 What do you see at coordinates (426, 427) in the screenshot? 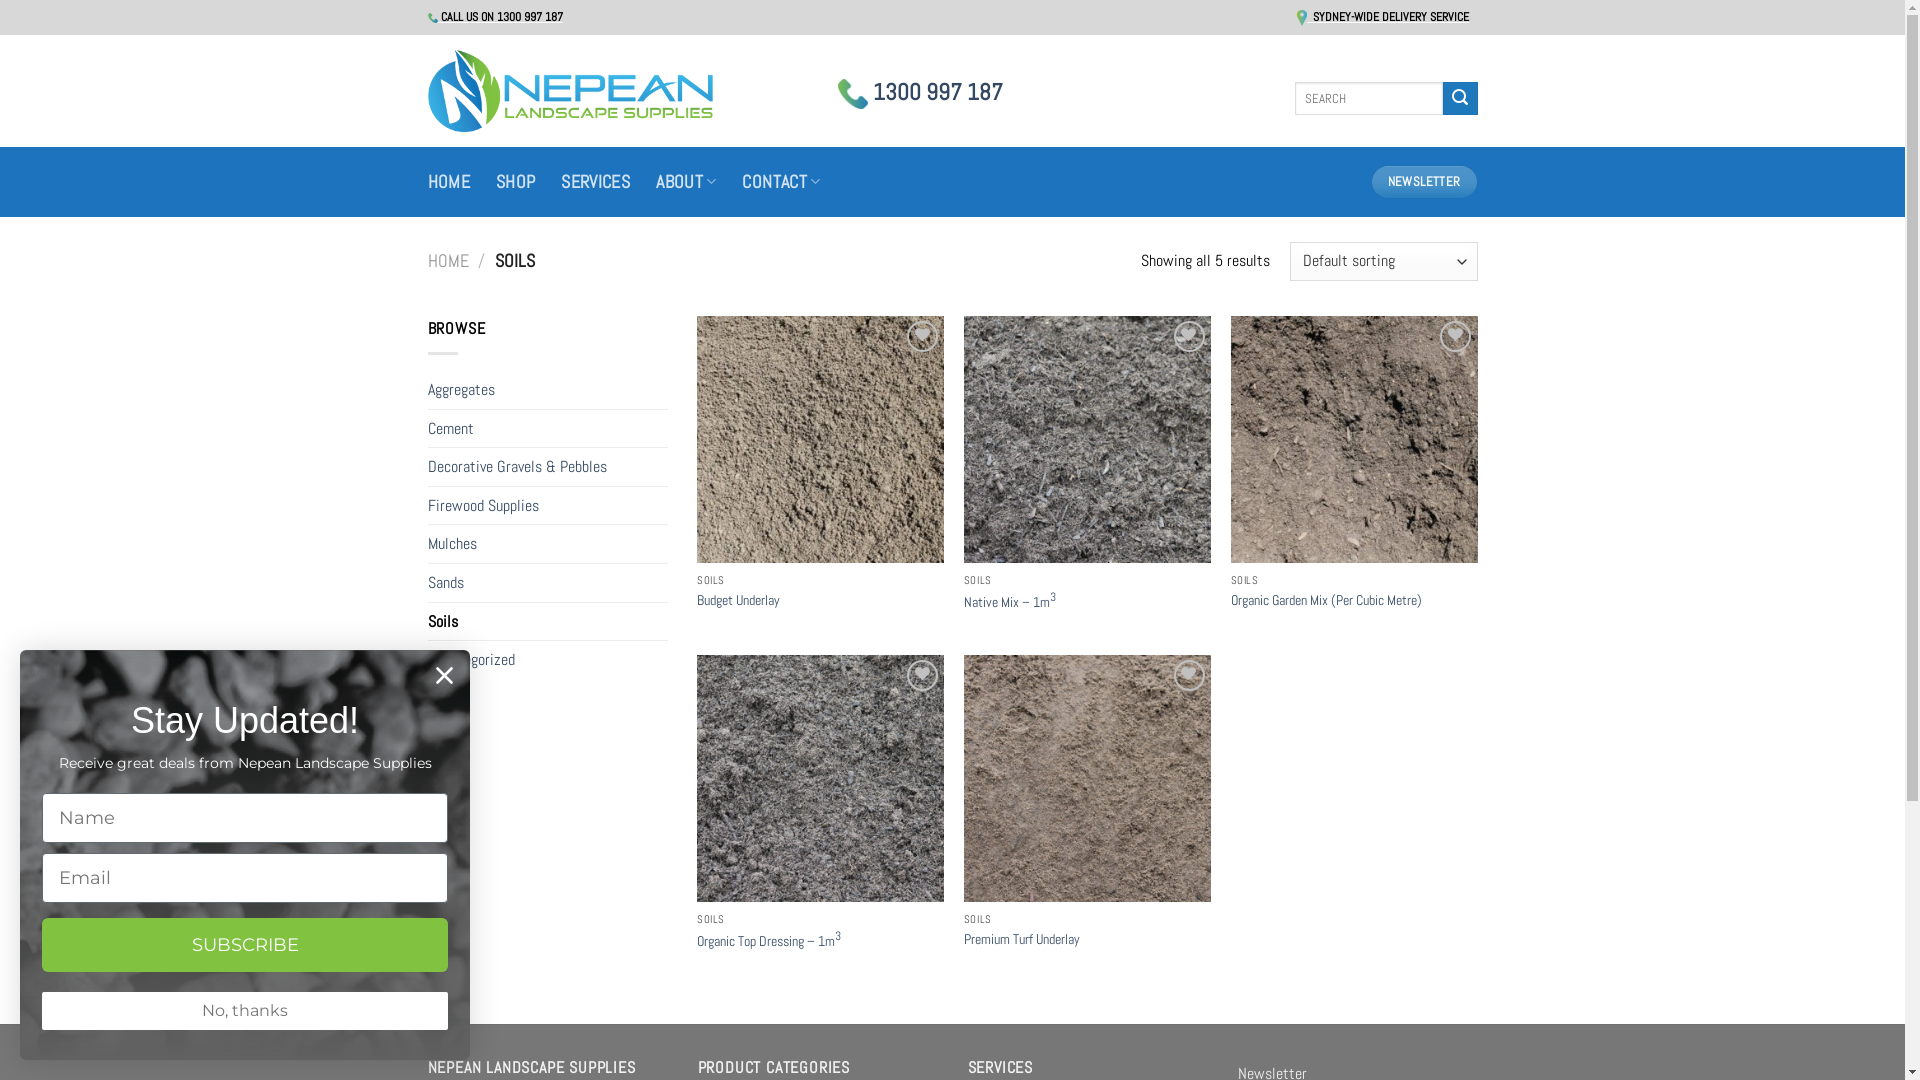
I see `'Cement'` at bounding box center [426, 427].